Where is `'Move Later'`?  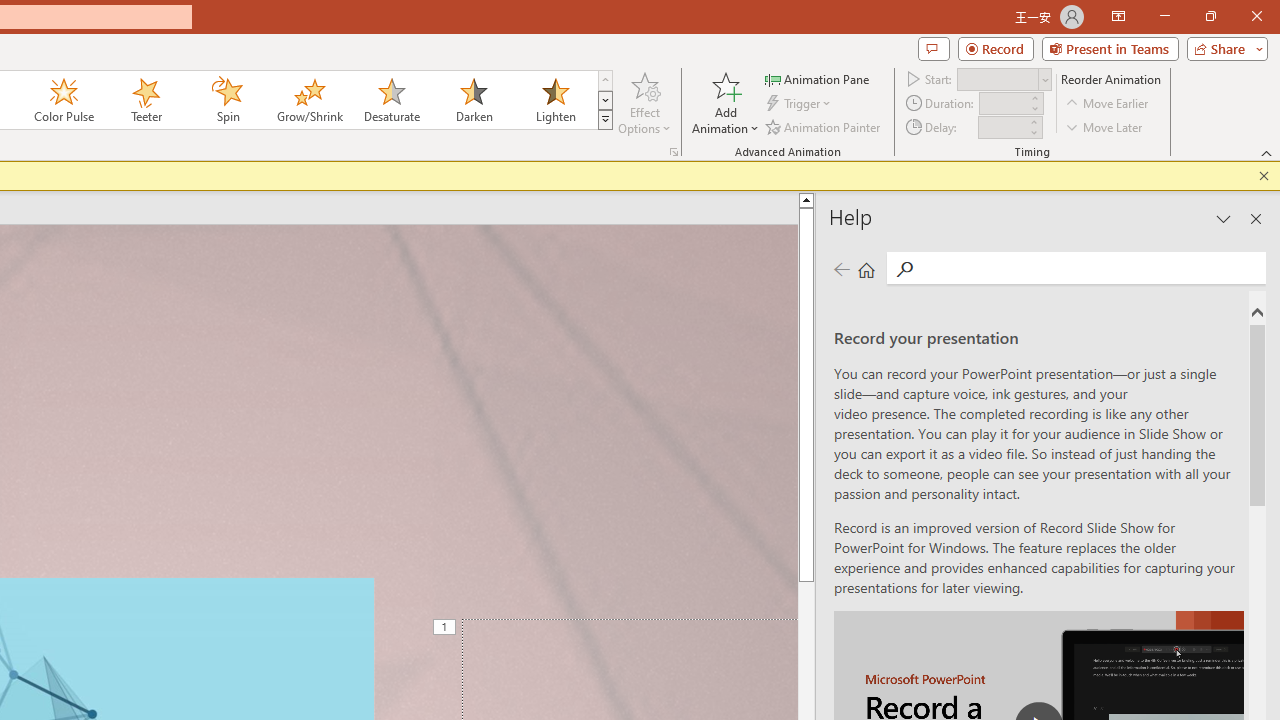
'Move Later' is located at coordinates (1104, 127).